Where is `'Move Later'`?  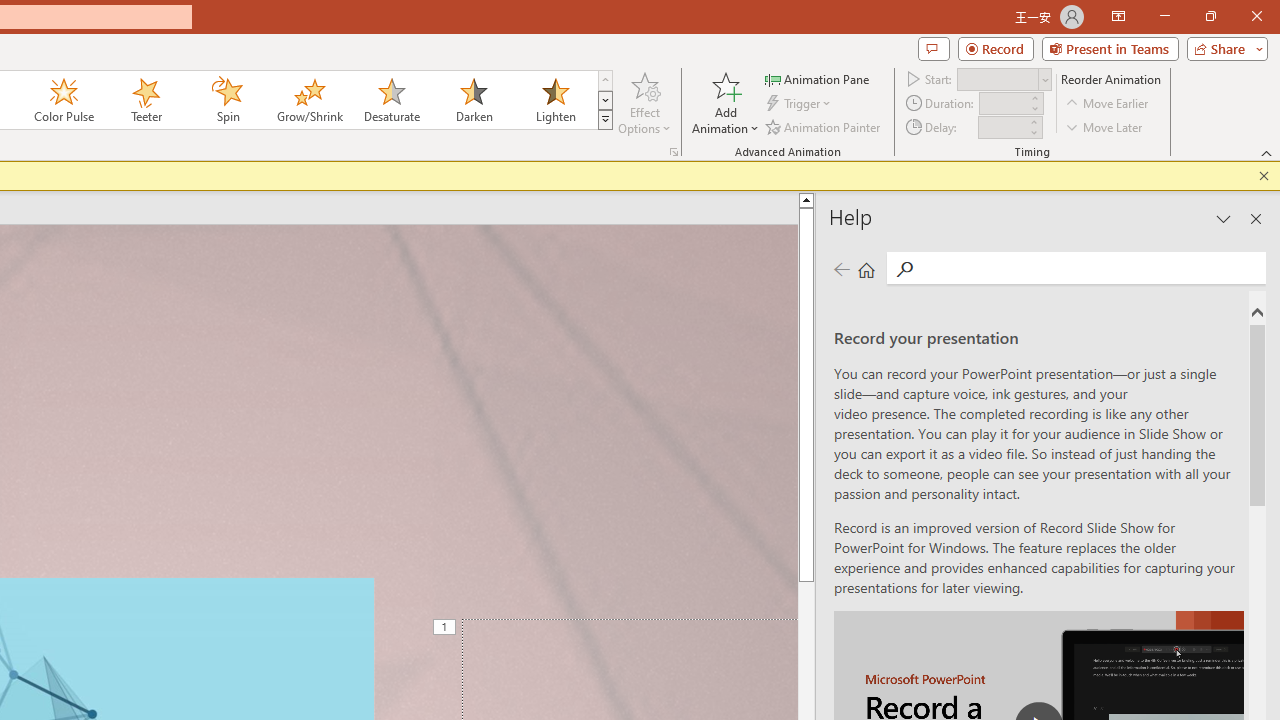
'Move Later' is located at coordinates (1104, 127).